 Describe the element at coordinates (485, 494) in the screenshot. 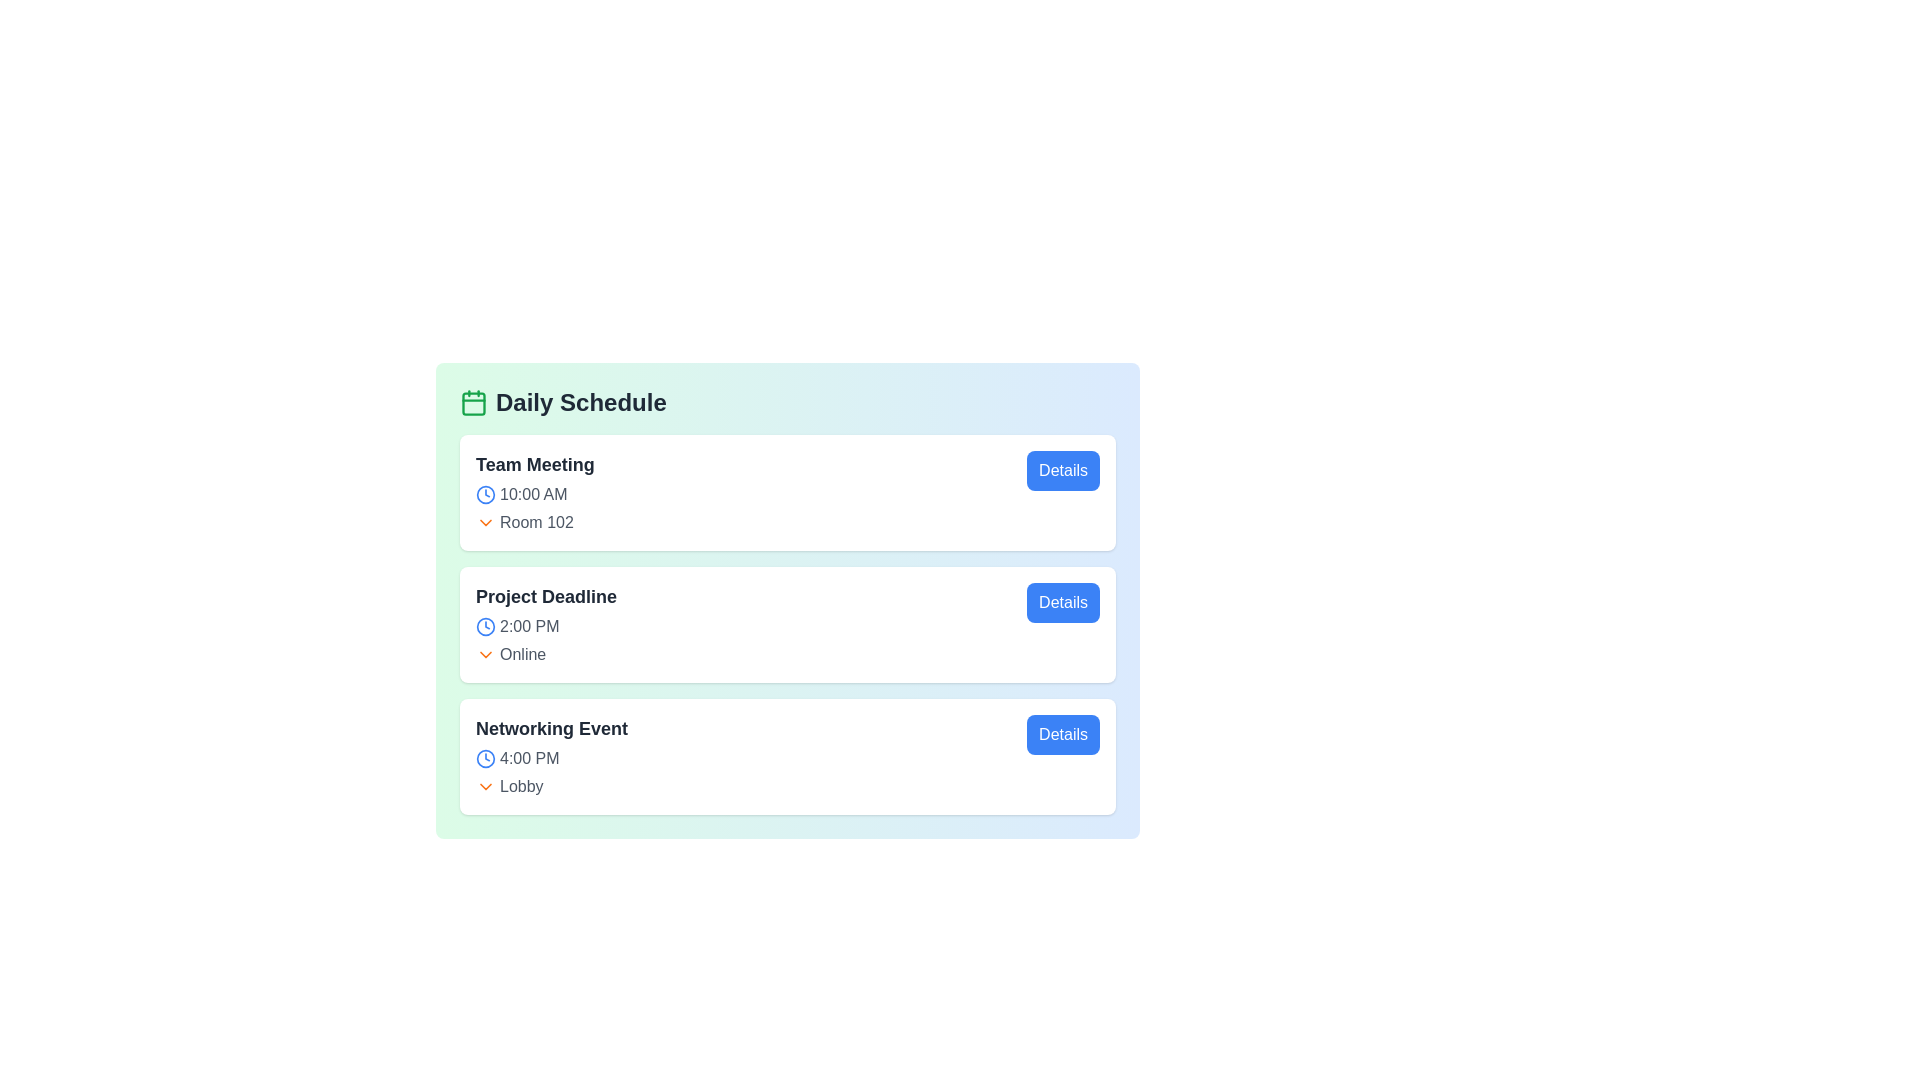

I see `the SVG Circle element representing the clock face in the 'Team Meeting' section of the 'Daily Schedule' card` at that location.